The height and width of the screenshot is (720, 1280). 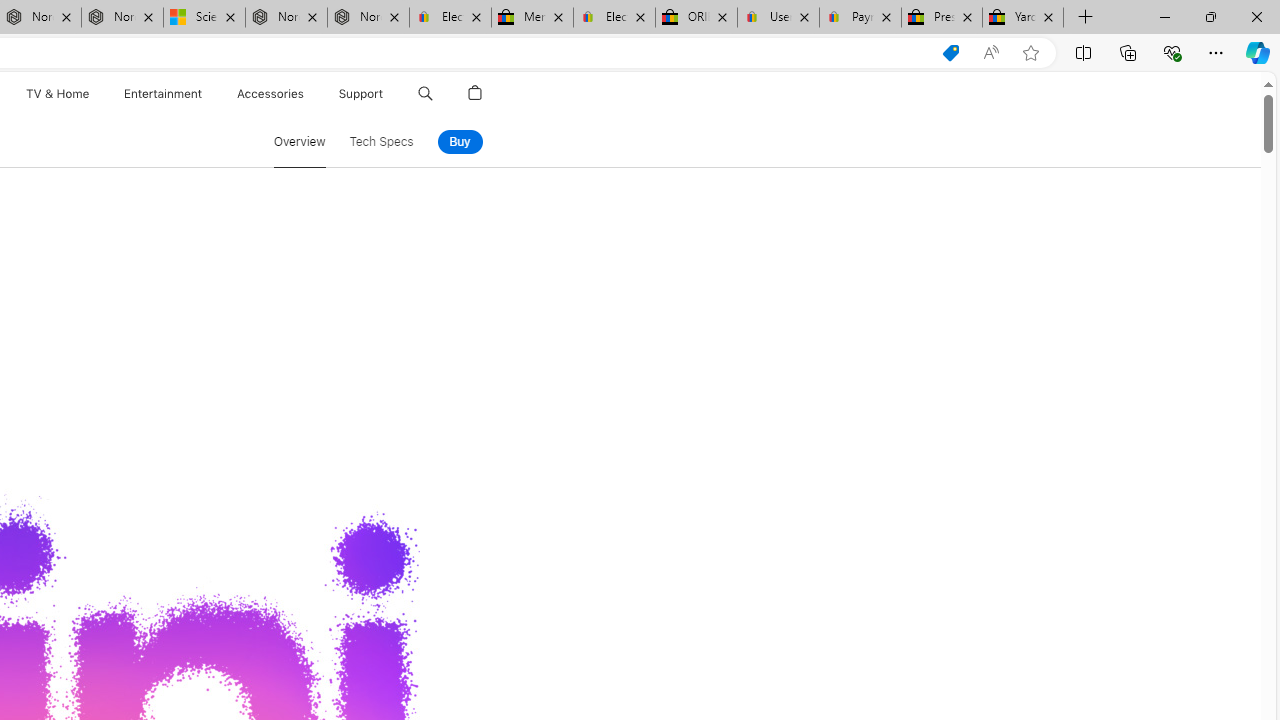 I want to click on 'Nordace - Summer Adventures 2024', so click(x=285, y=17).